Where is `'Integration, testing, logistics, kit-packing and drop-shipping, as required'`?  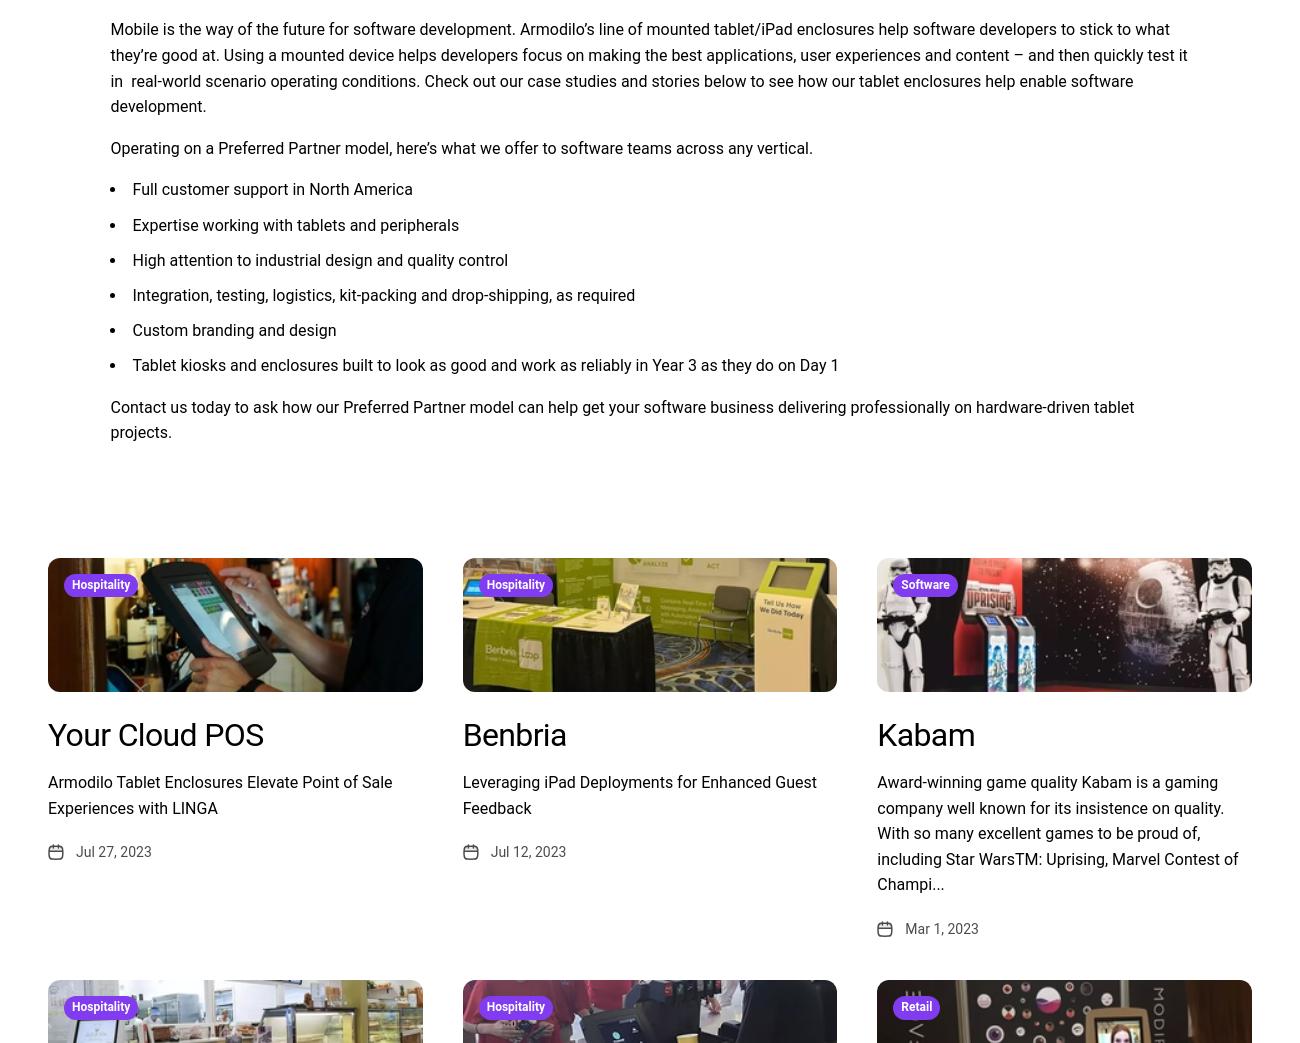
'Integration, testing, logistics, kit-packing and drop-shipping, as required' is located at coordinates (383, 294).